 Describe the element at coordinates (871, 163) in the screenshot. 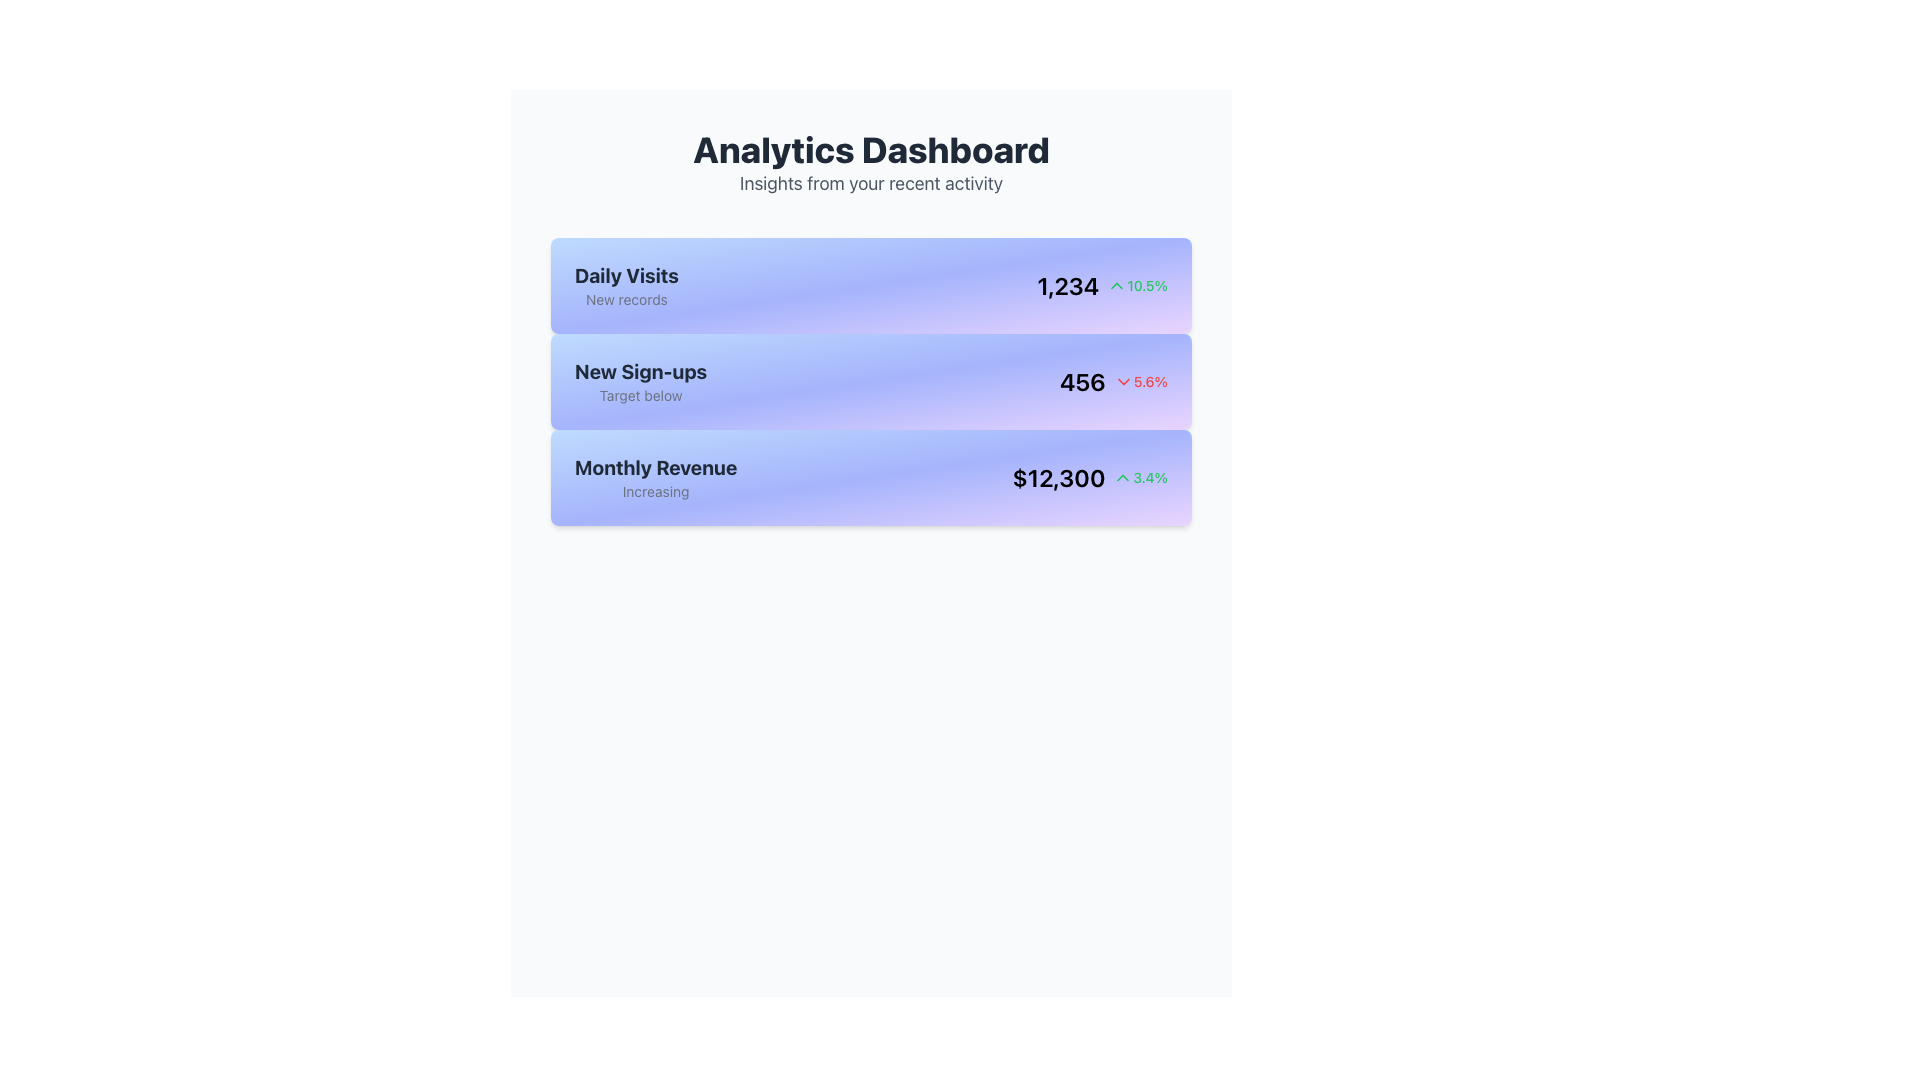

I see `the header element located at the top-center of the interface, which provides context about the analytics information on the page` at that location.